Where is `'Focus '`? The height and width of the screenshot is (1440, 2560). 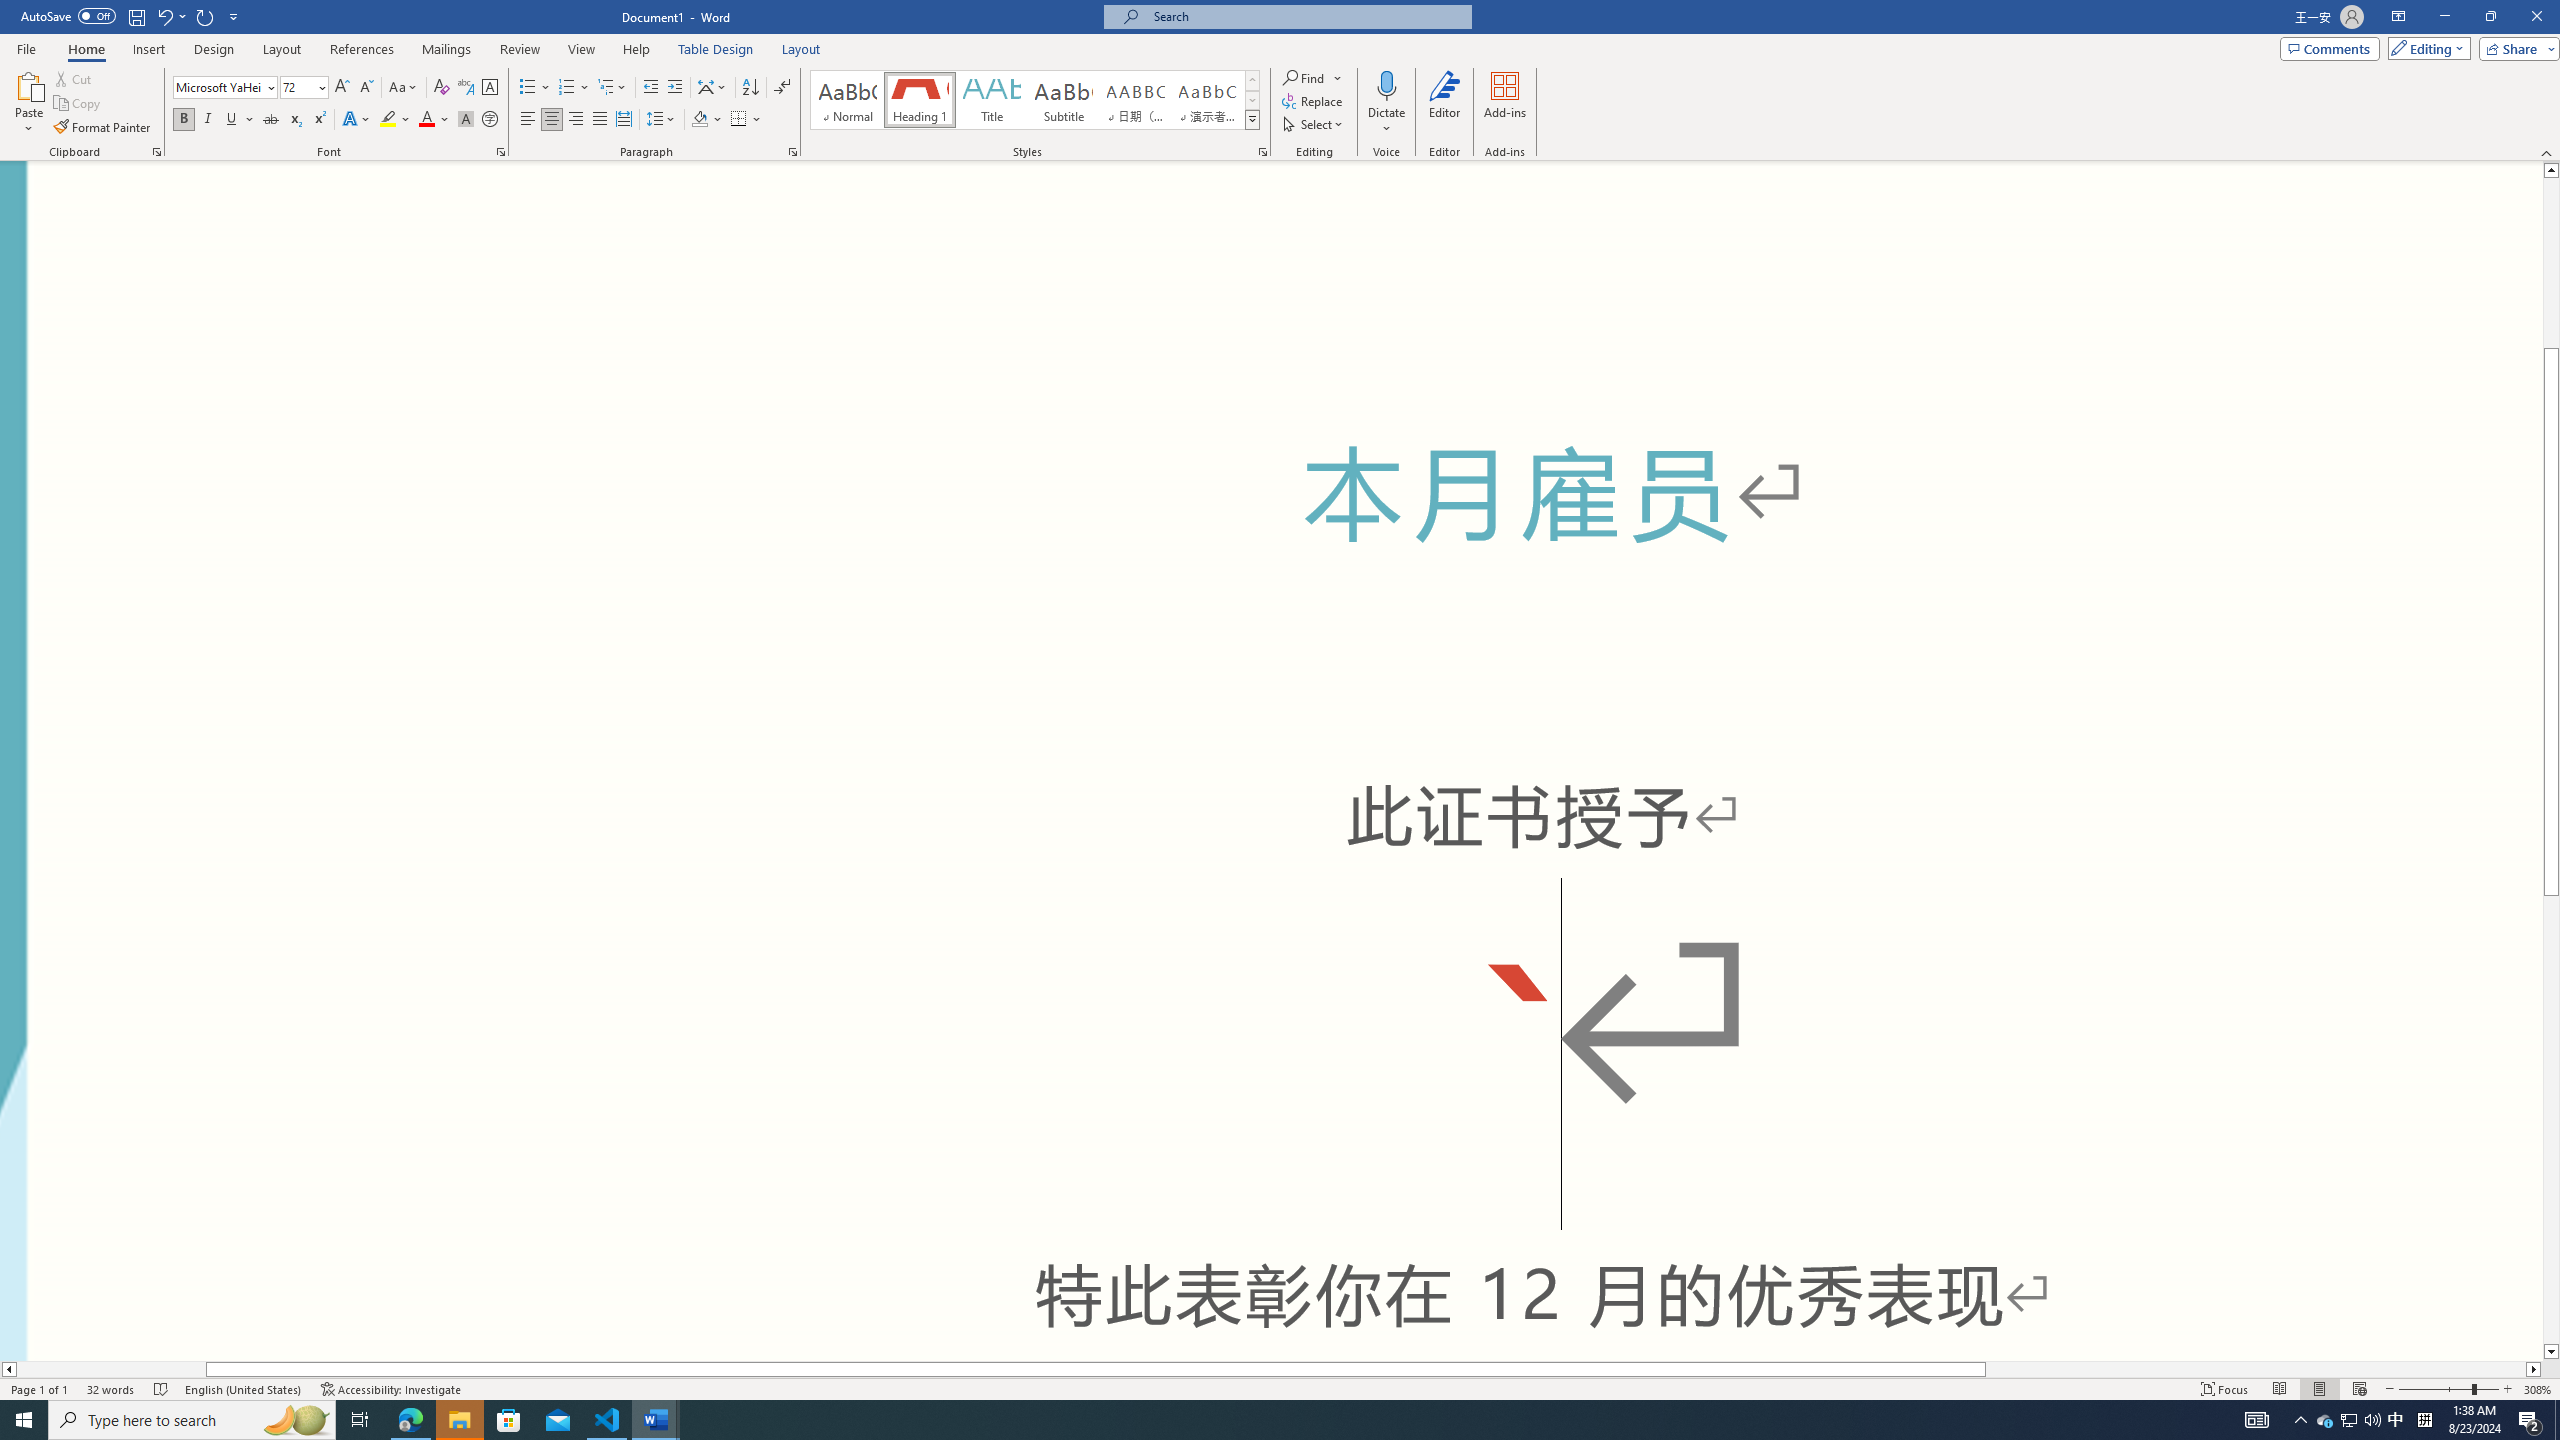
'Focus ' is located at coordinates (2225, 1389).